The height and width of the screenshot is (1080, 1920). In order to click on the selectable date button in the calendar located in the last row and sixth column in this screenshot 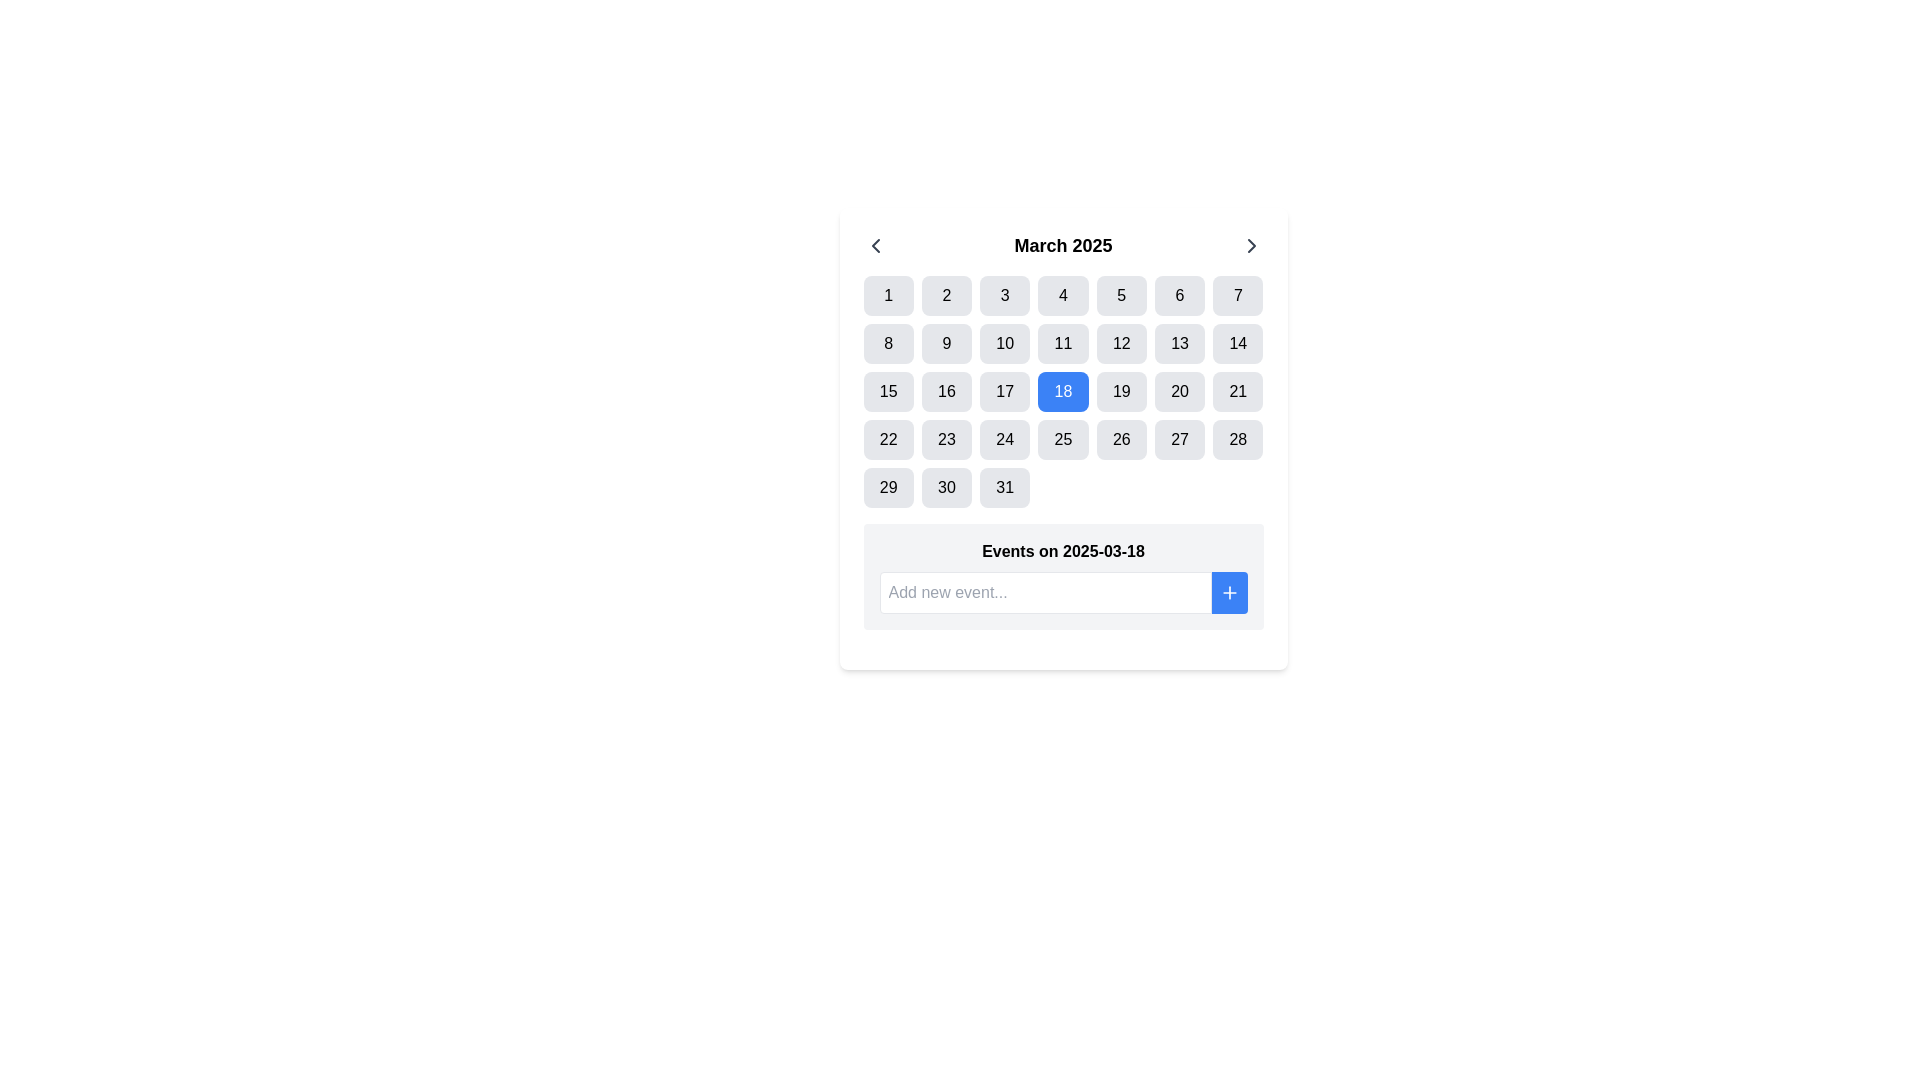, I will do `click(945, 488)`.